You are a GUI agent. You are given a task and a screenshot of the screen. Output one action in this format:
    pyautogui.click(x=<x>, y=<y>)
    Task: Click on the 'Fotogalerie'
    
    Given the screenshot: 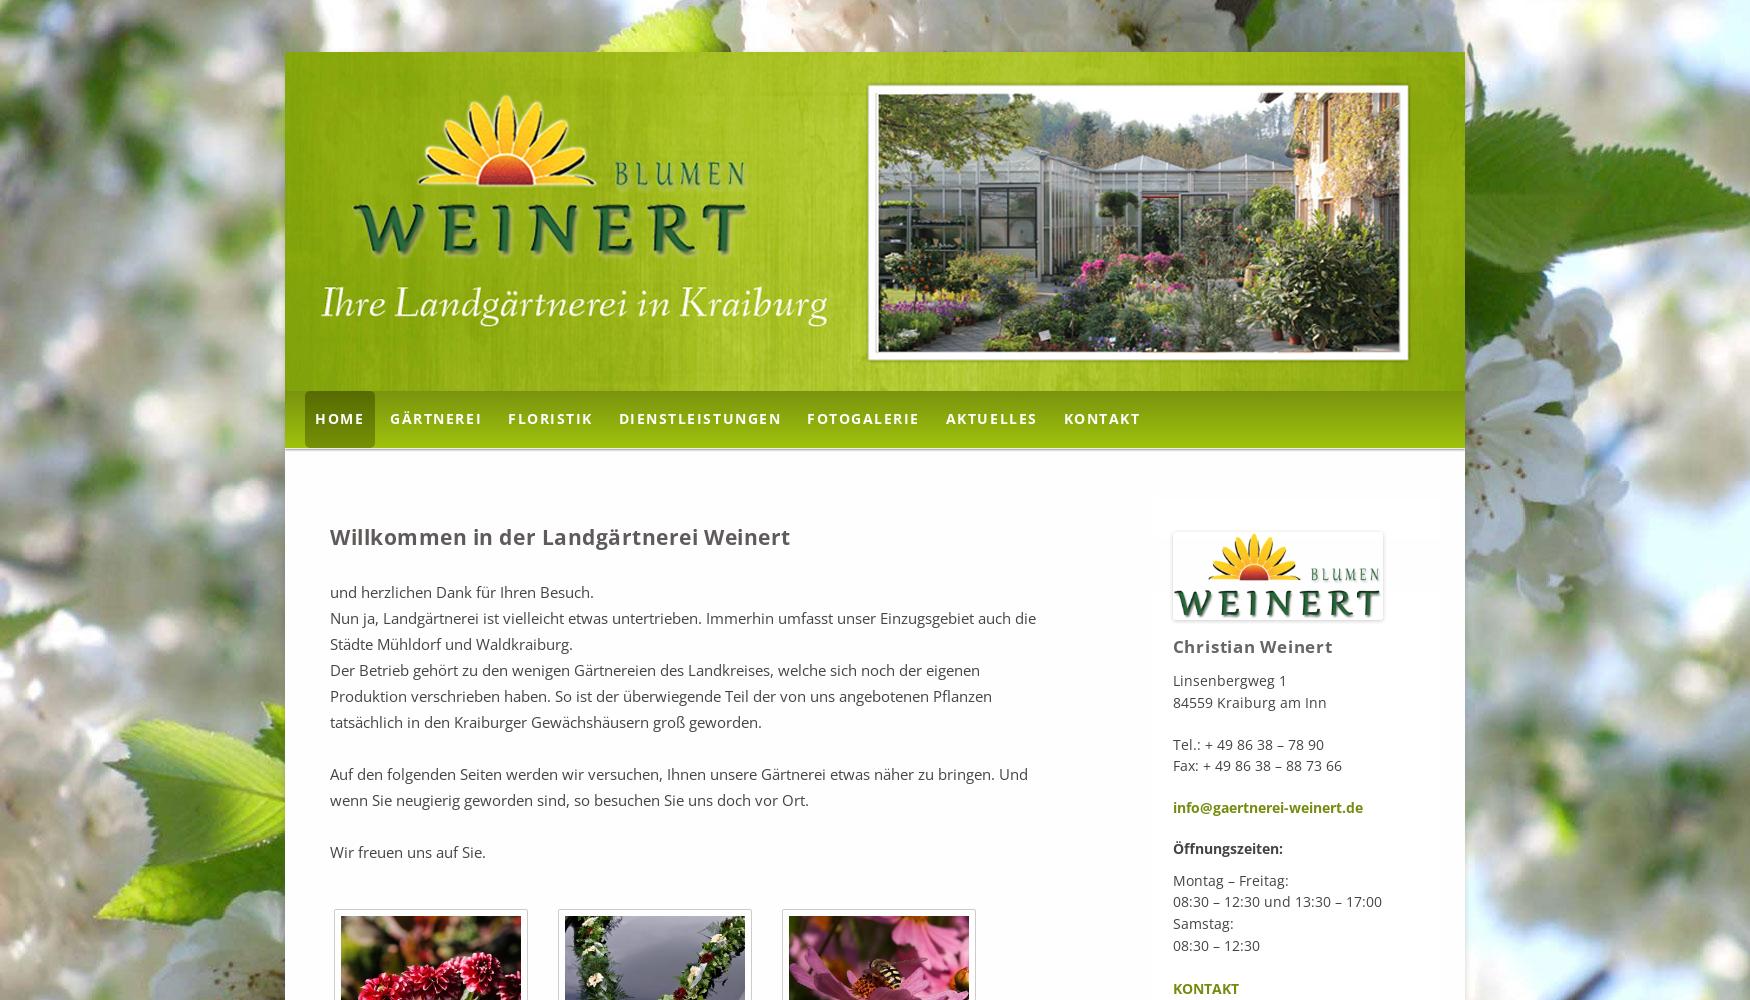 What is the action you would take?
    pyautogui.click(x=862, y=418)
    